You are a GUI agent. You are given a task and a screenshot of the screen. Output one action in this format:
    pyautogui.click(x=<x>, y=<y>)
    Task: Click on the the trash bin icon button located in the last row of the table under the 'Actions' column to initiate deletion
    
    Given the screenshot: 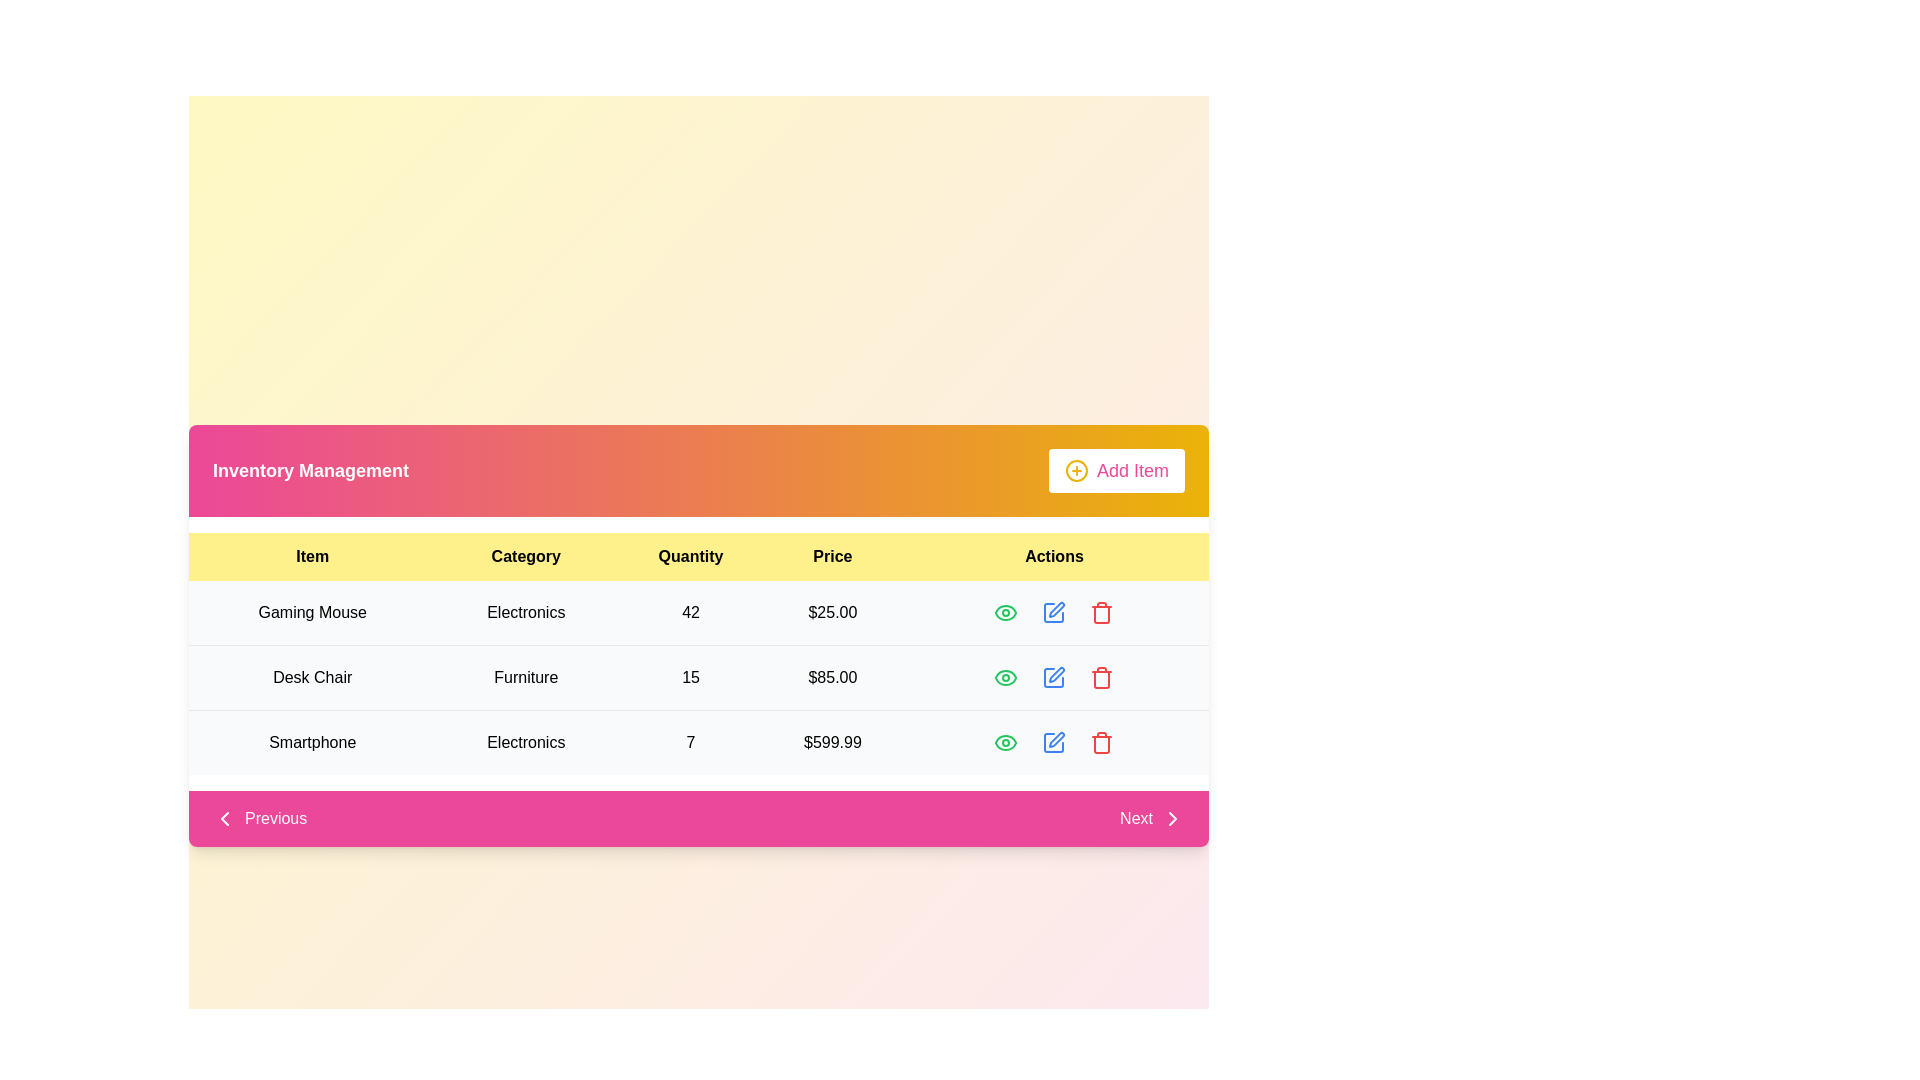 What is the action you would take?
    pyautogui.click(x=1101, y=743)
    